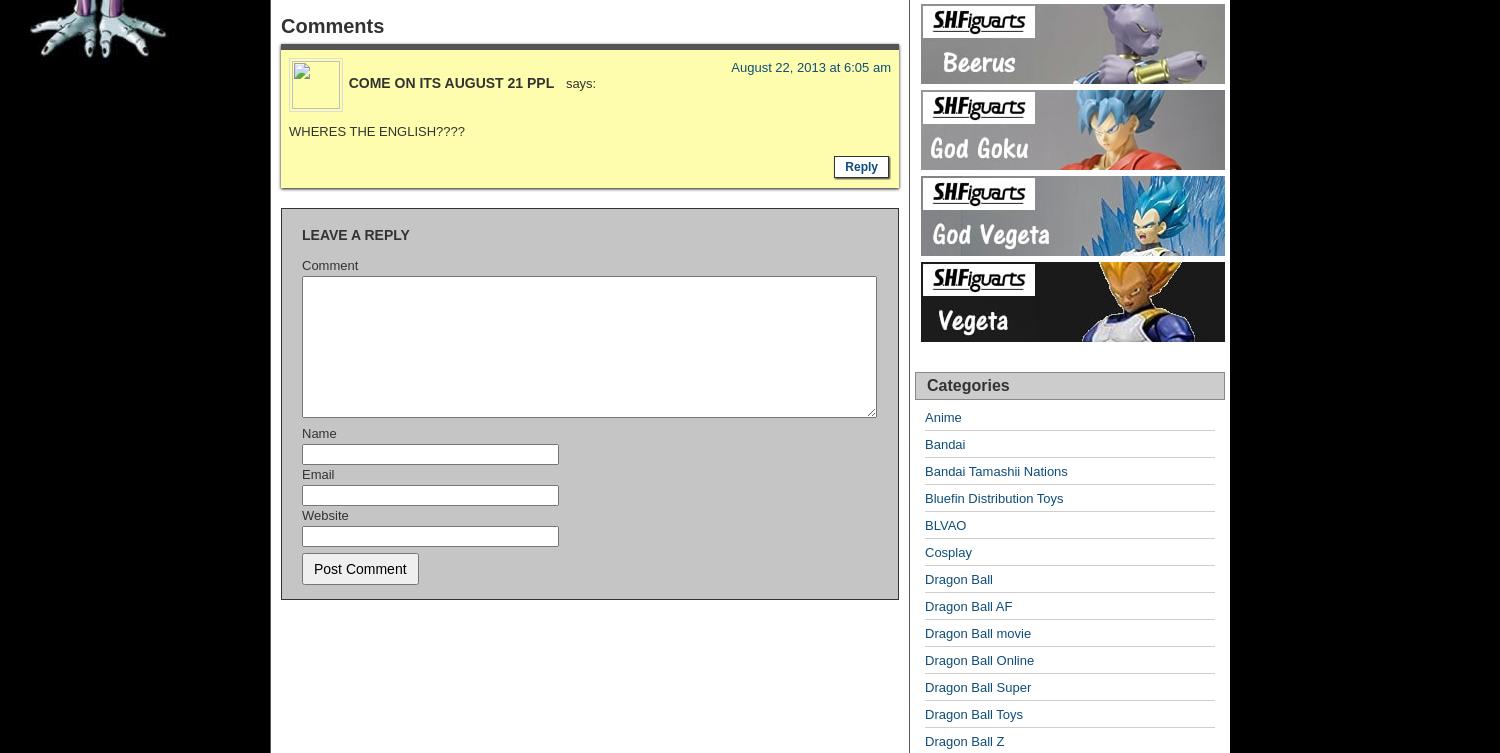 The image size is (1500, 753). I want to click on 'Cosplay', so click(947, 552).